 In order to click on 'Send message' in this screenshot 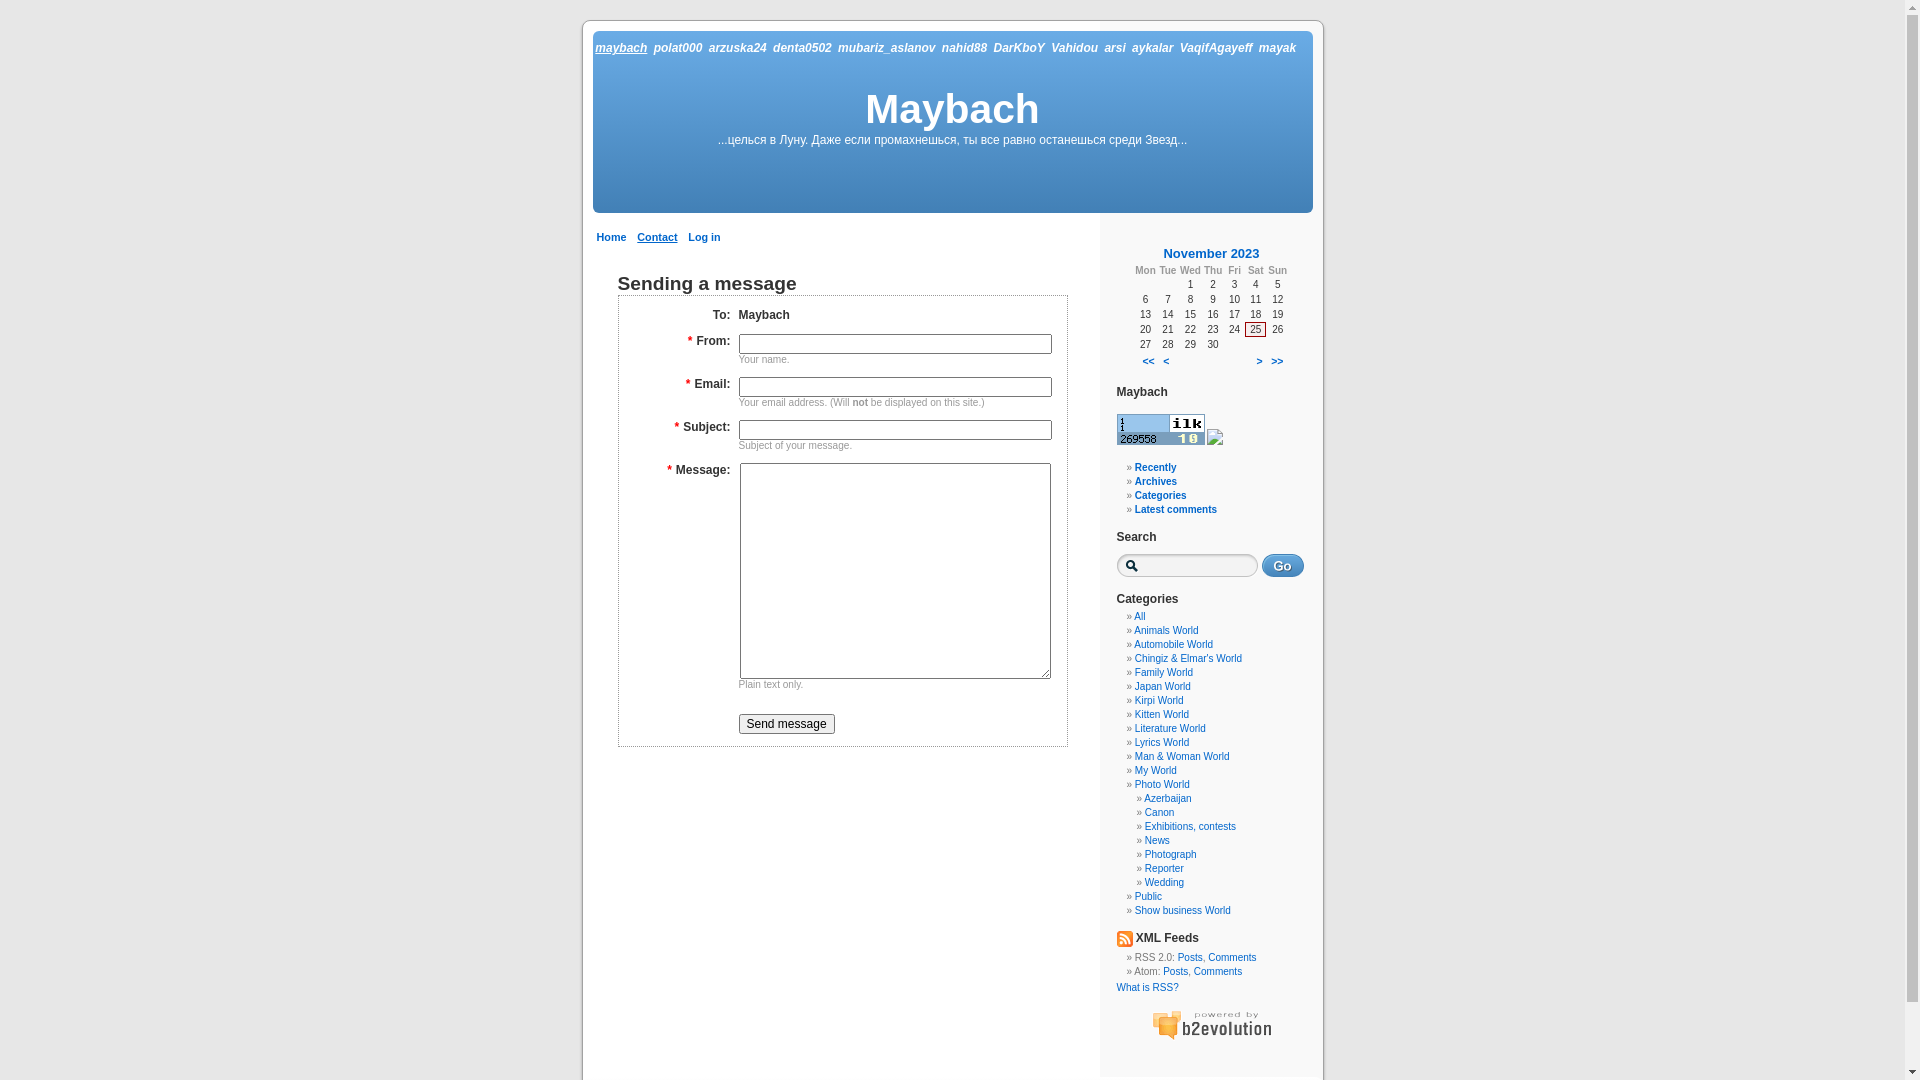, I will do `click(785, 724)`.